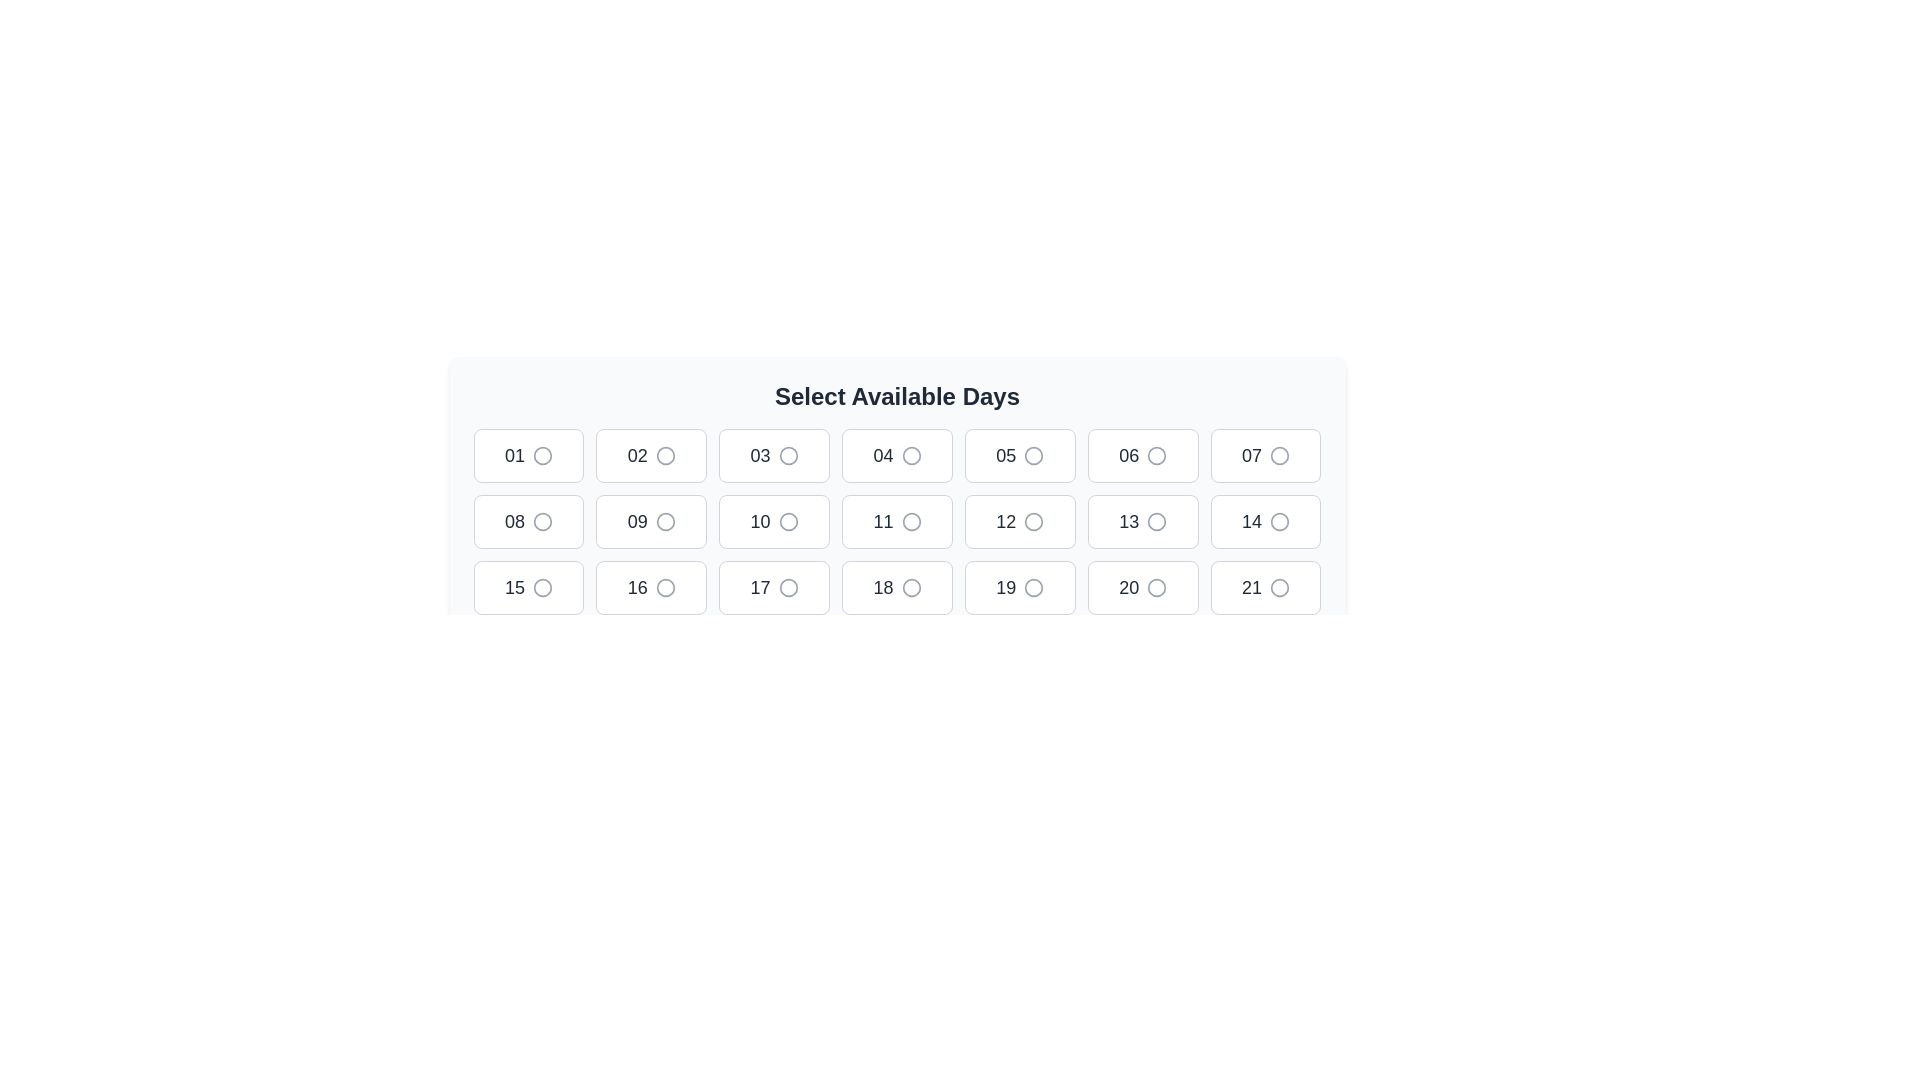 This screenshot has width=1920, height=1080. I want to click on information displayed in the Text label representing the day number '07' in the seventh tile of the calendar grid, so click(1251, 455).